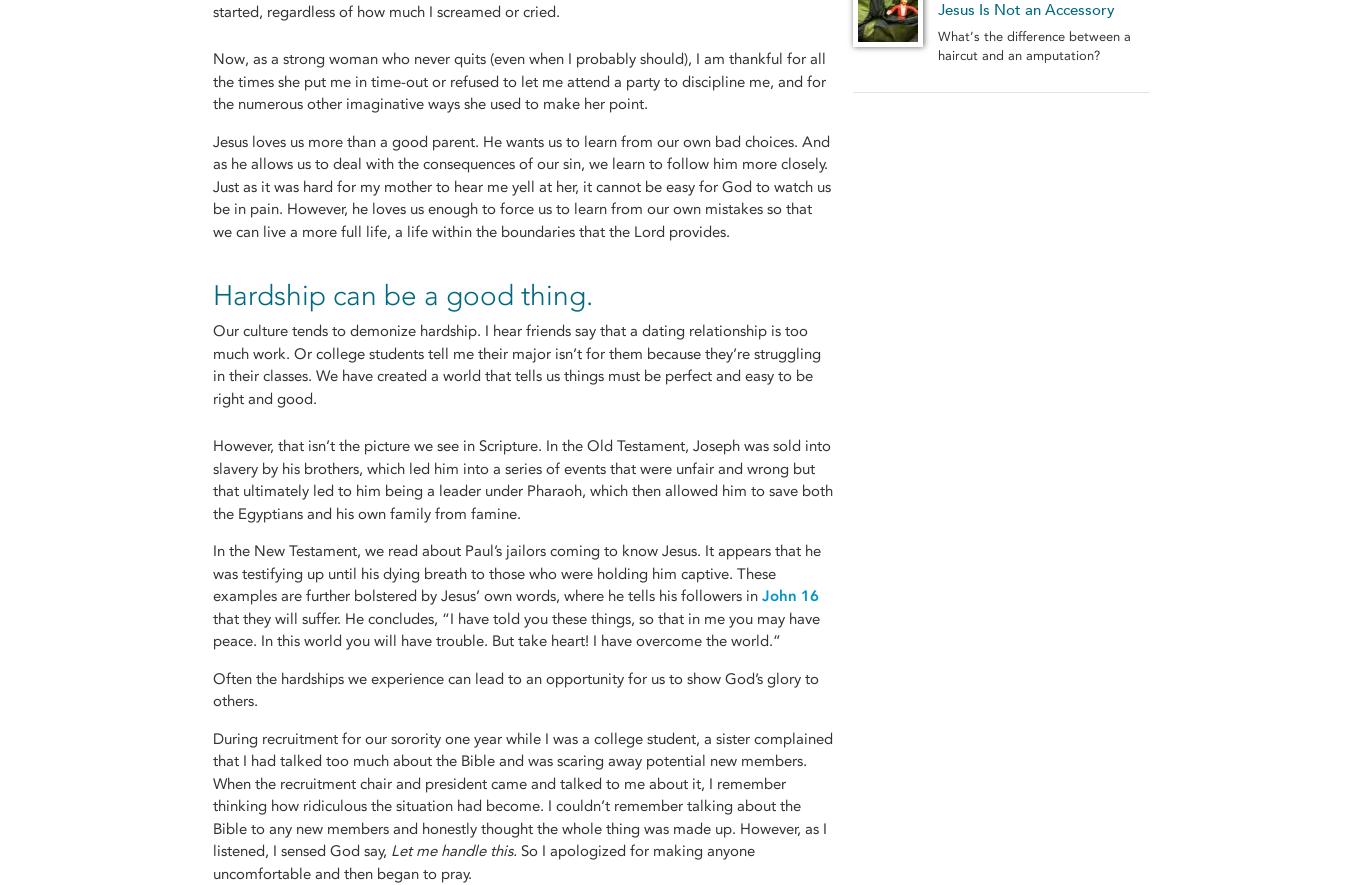 Image resolution: width=1366 pixels, height=885 pixels. Describe the element at coordinates (790, 595) in the screenshot. I see `'John 16'` at that location.